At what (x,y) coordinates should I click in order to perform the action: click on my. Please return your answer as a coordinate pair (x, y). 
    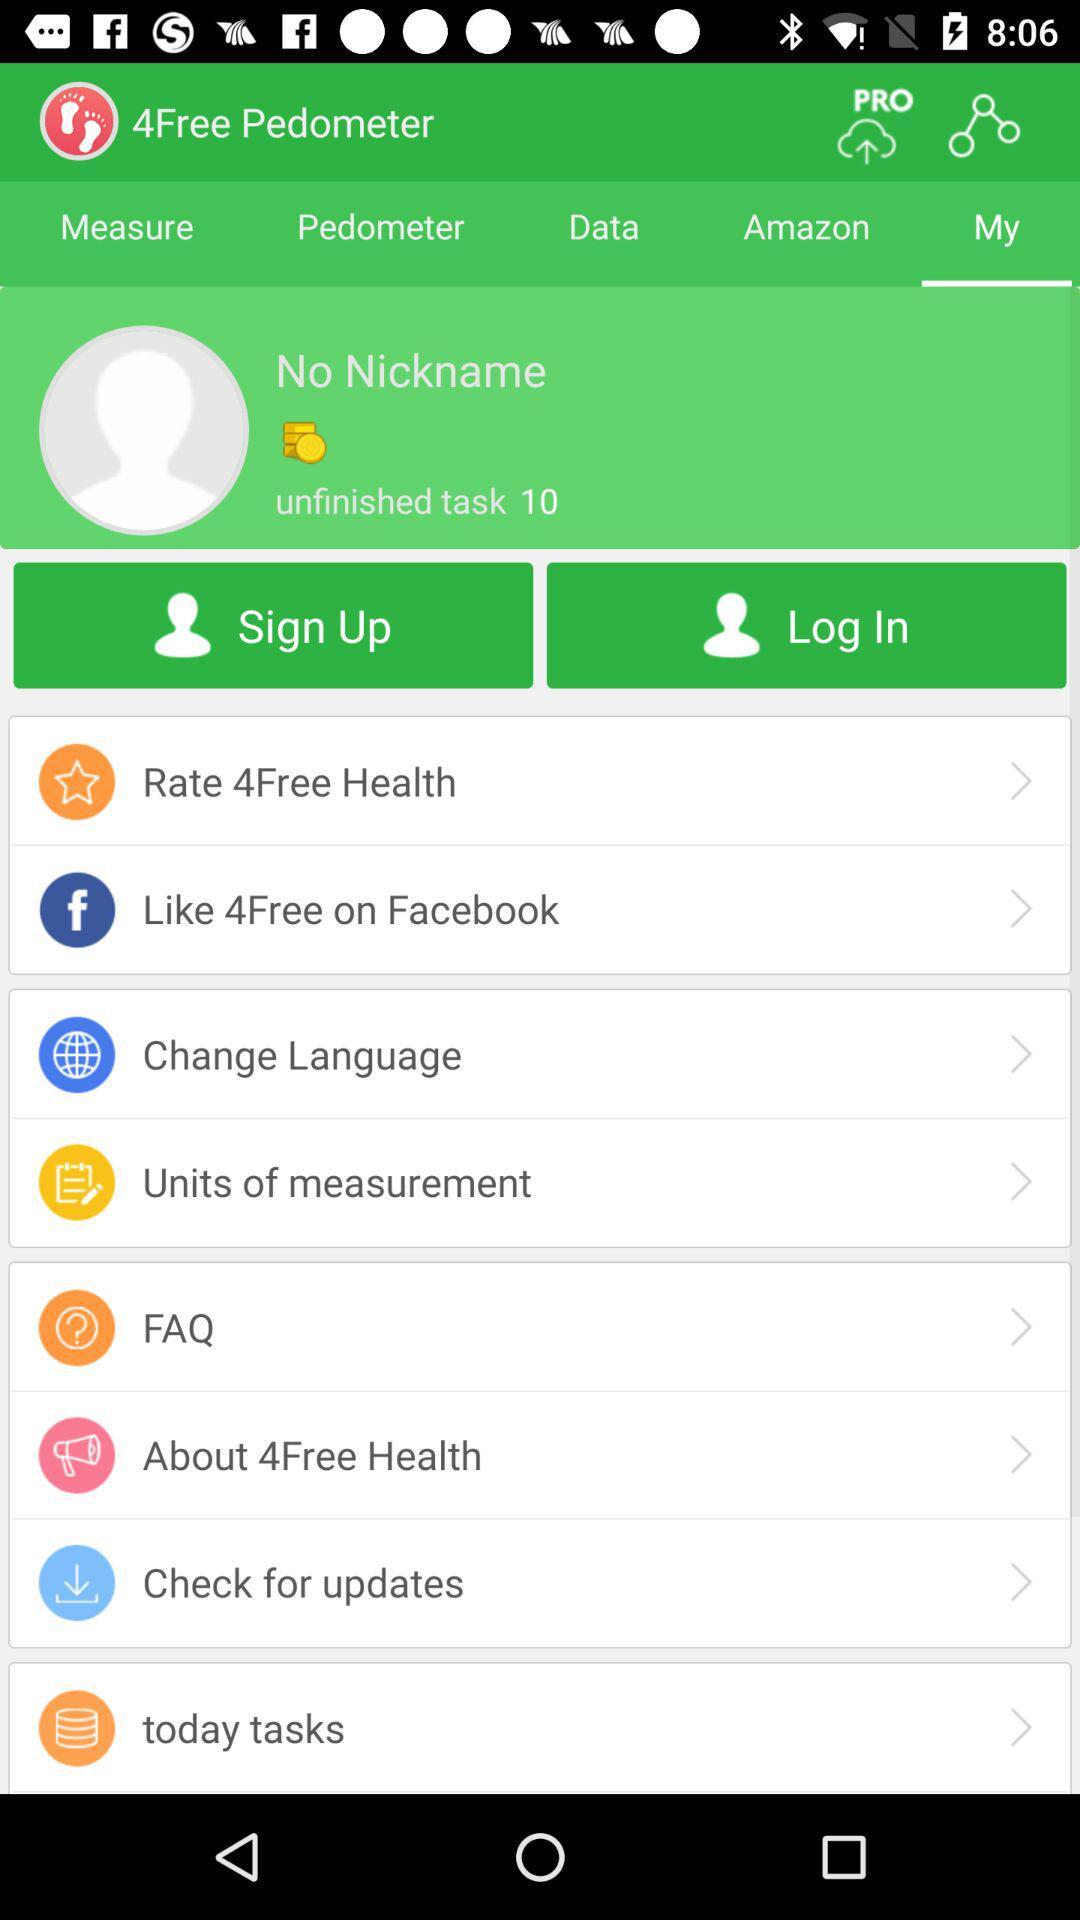
    Looking at the image, I should click on (996, 243).